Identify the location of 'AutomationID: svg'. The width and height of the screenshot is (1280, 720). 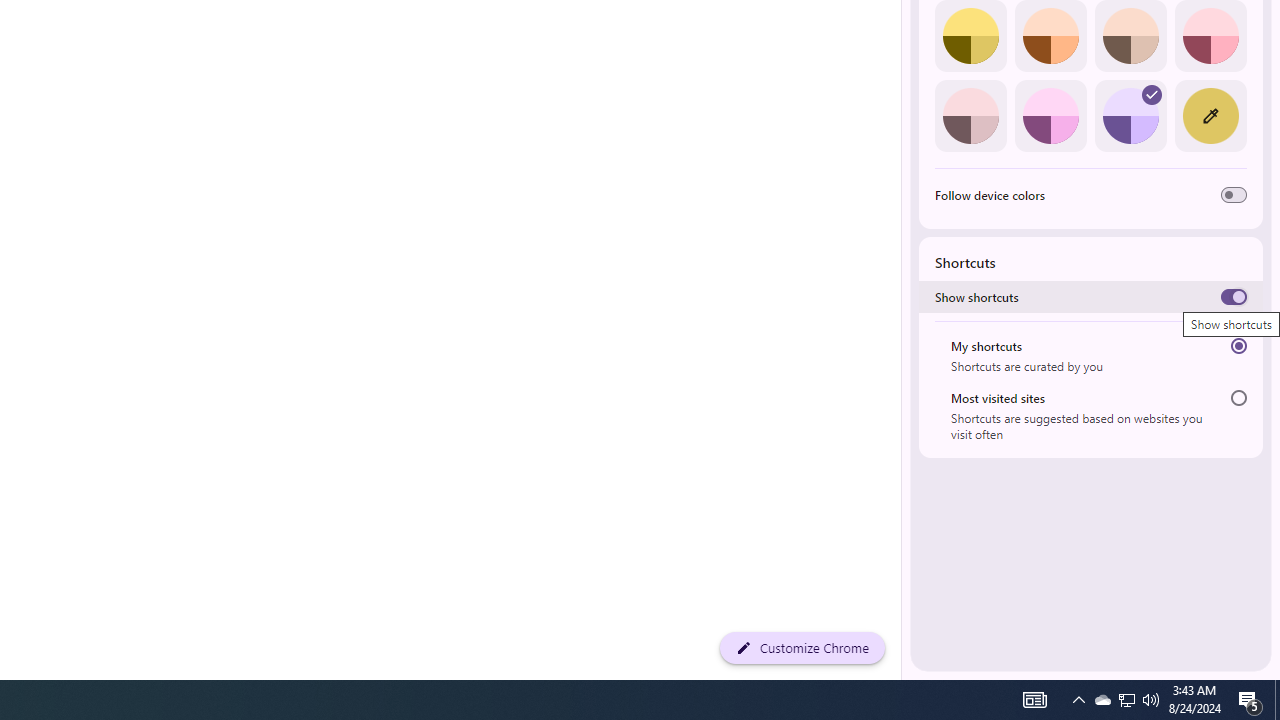
(1152, 95).